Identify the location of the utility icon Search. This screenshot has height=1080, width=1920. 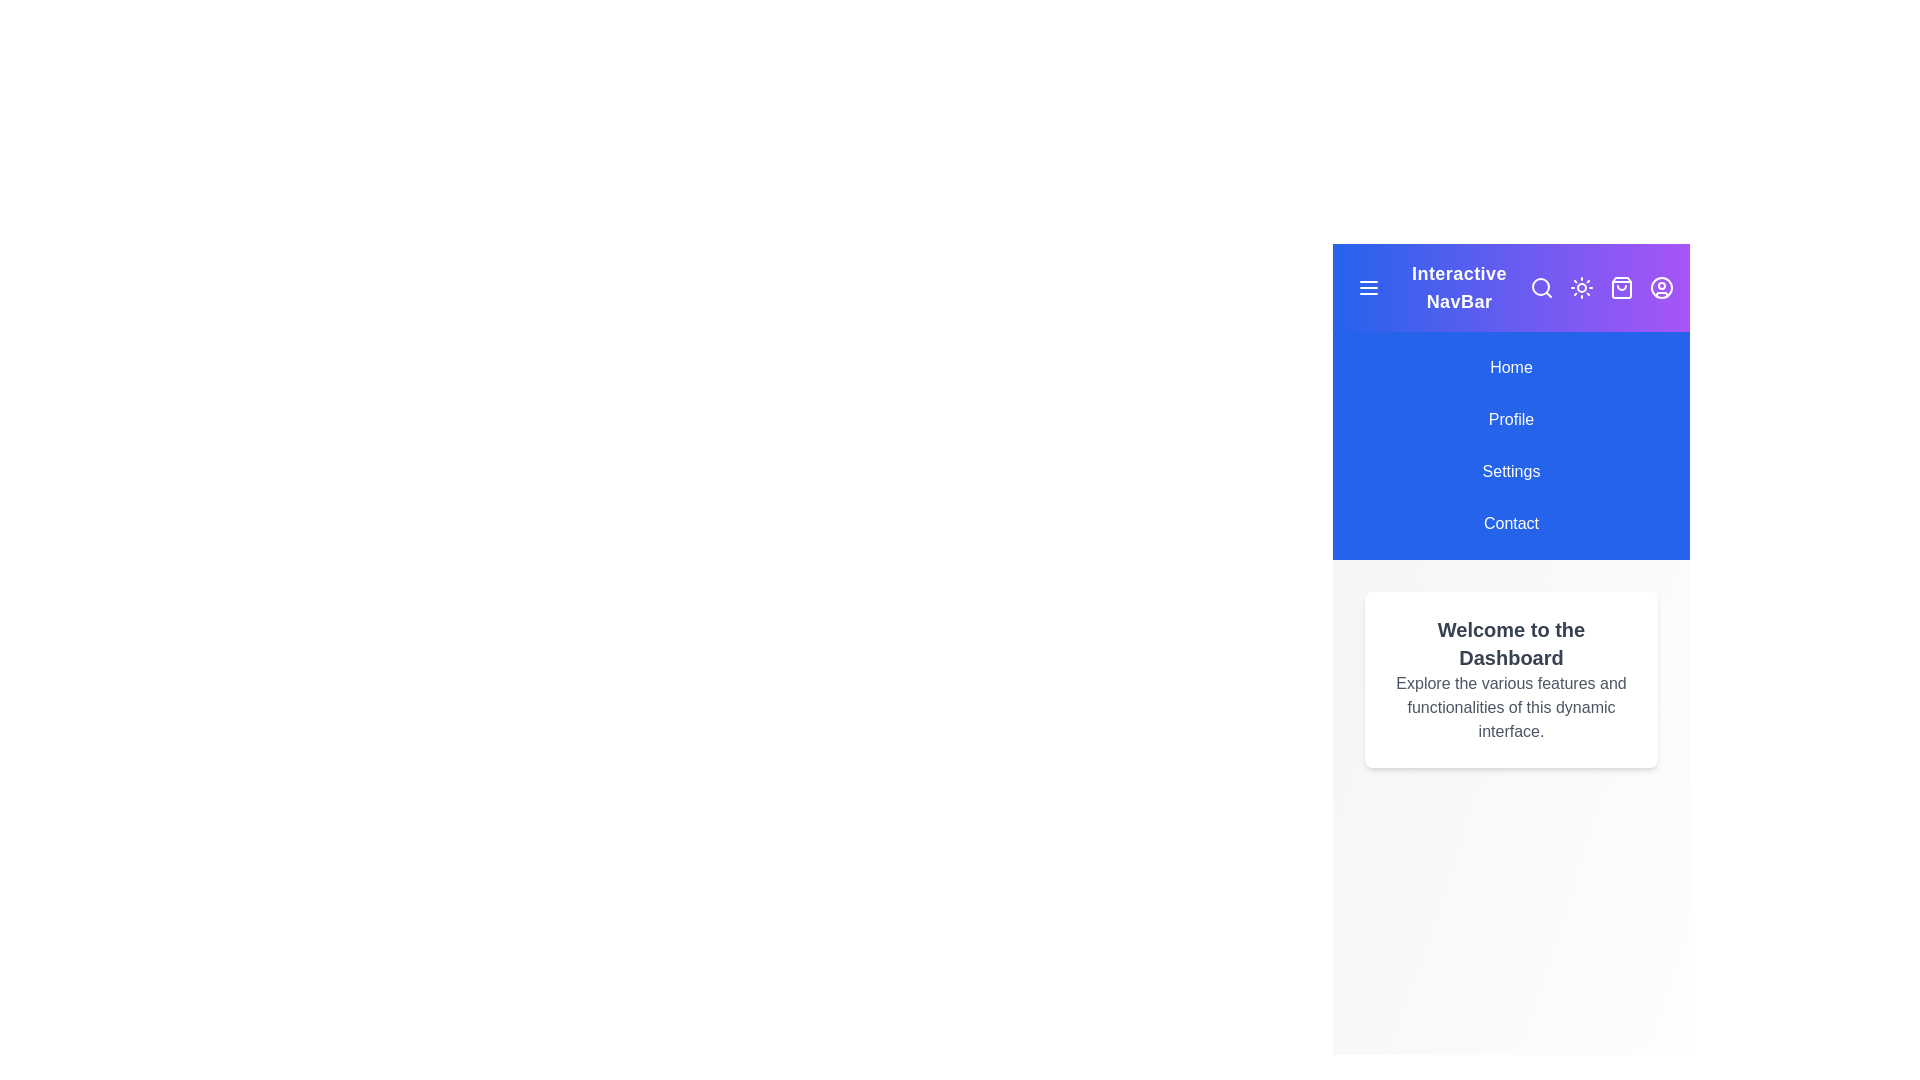
(1540, 288).